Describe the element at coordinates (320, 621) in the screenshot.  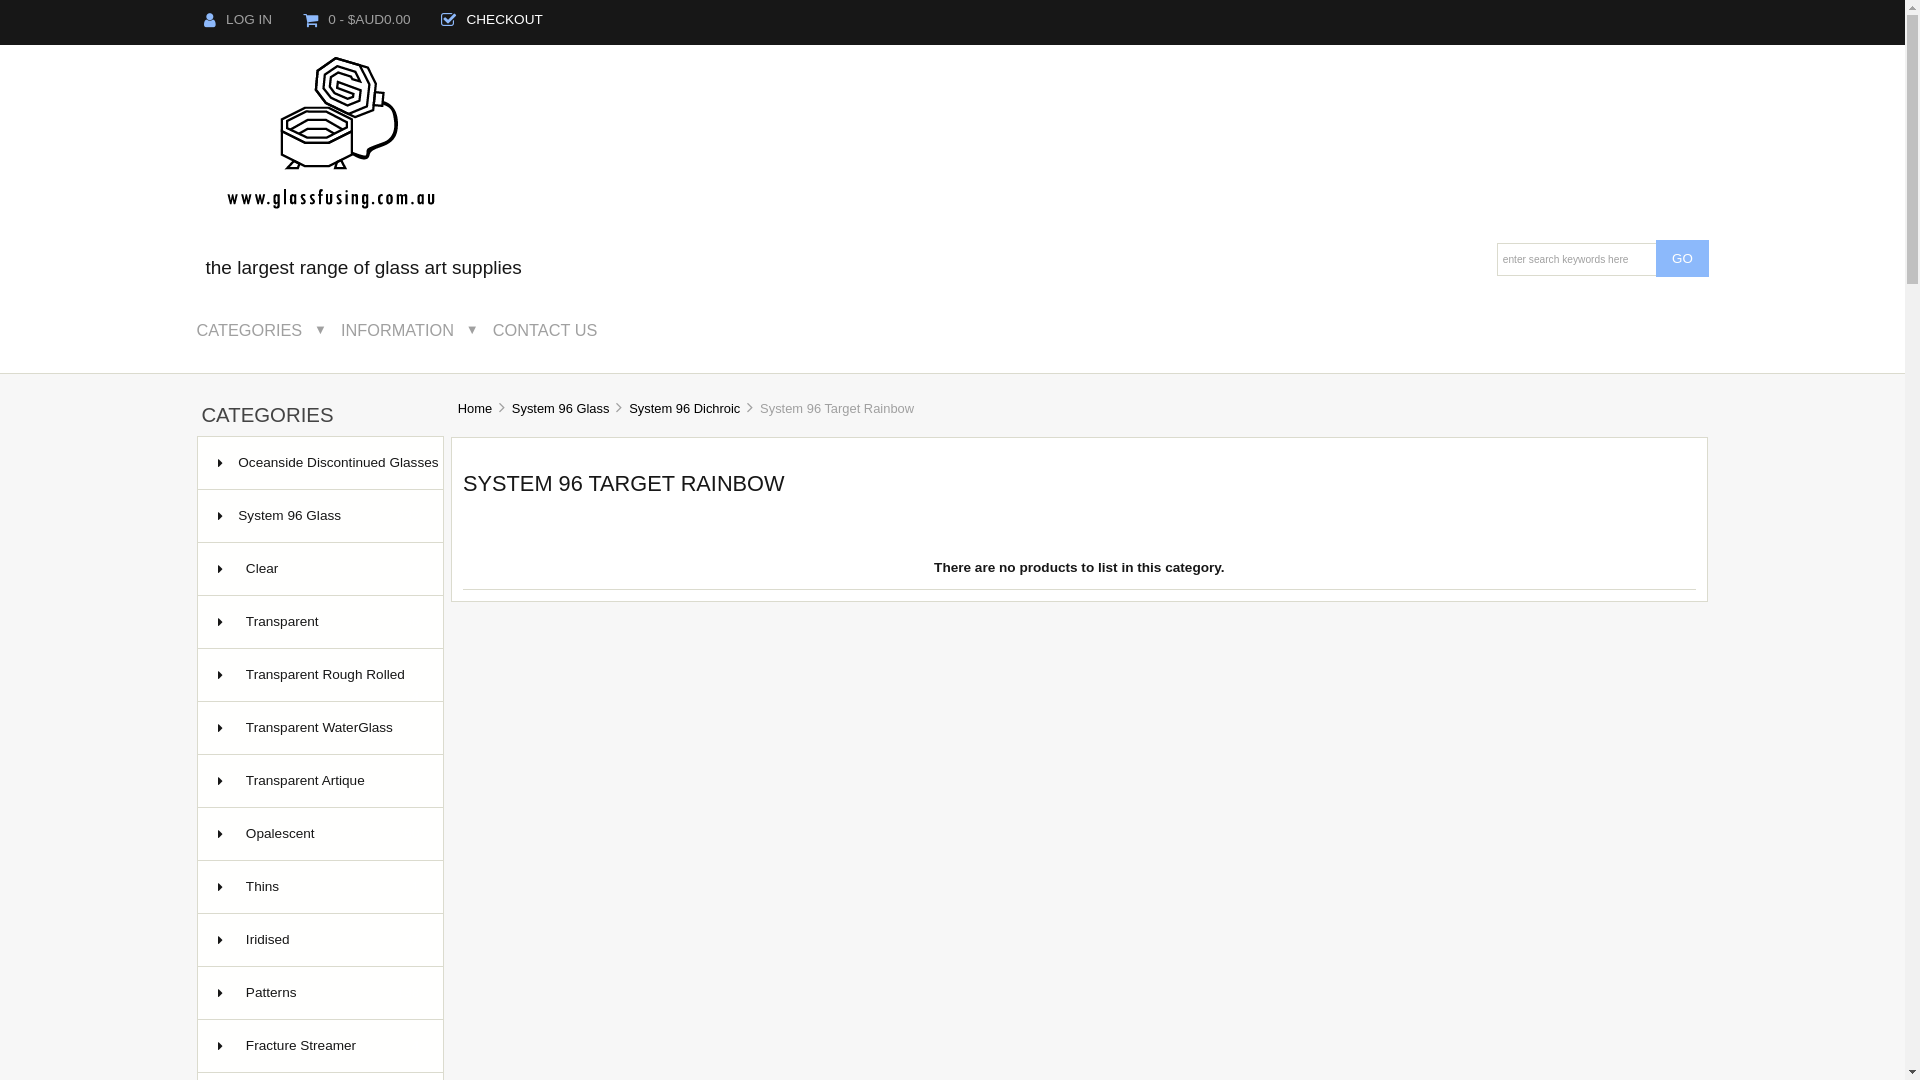
I see `'  Transparent` at that location.